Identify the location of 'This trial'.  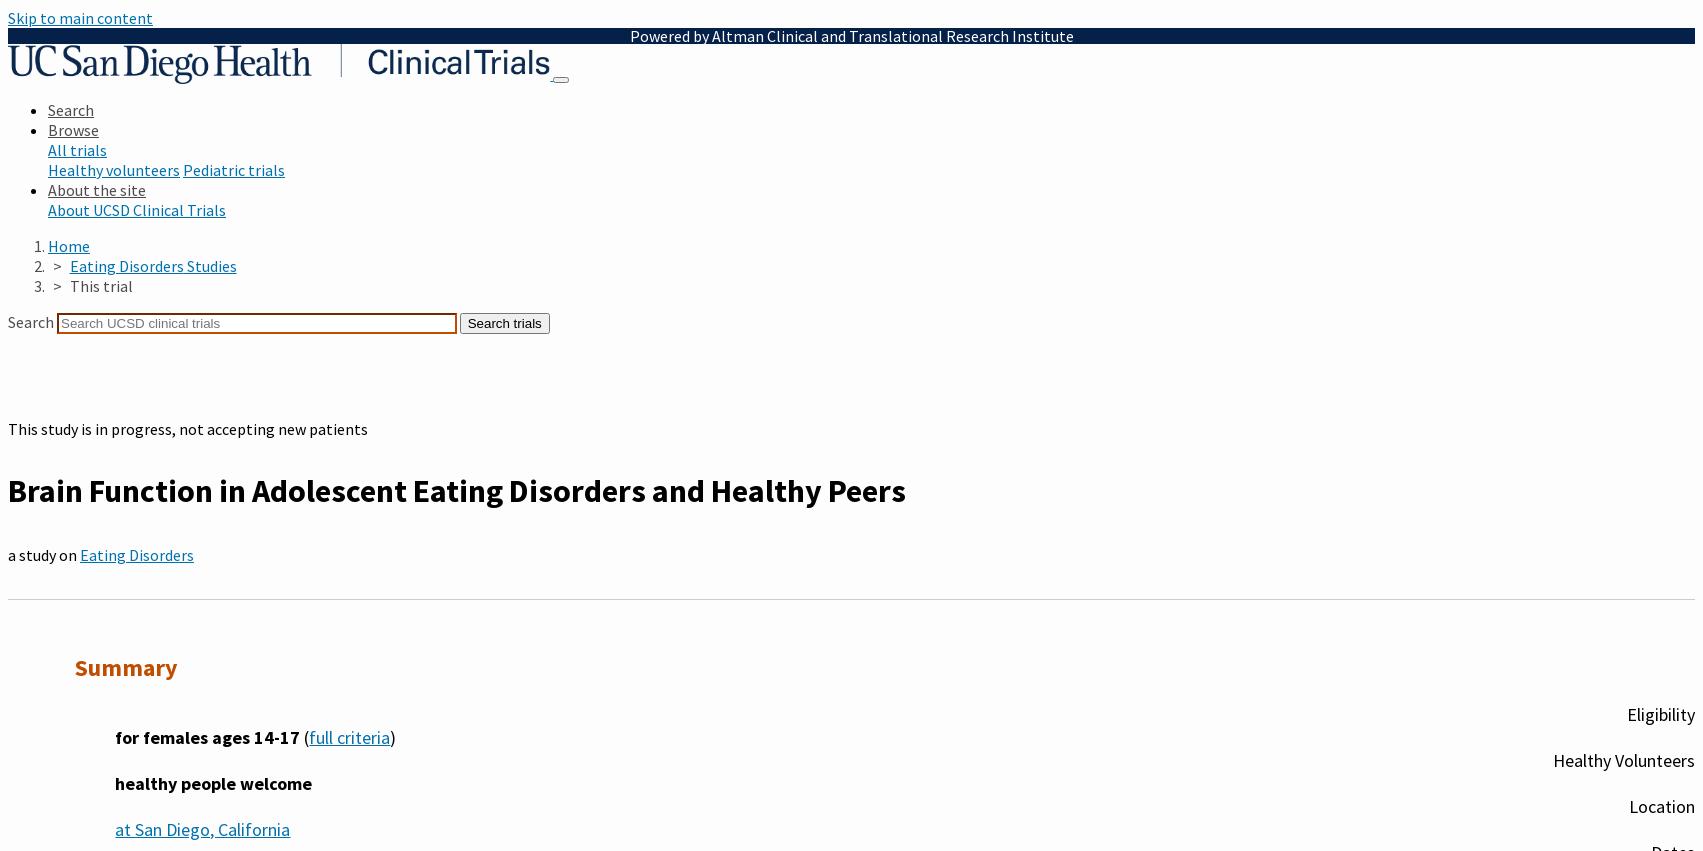
(100, 286).